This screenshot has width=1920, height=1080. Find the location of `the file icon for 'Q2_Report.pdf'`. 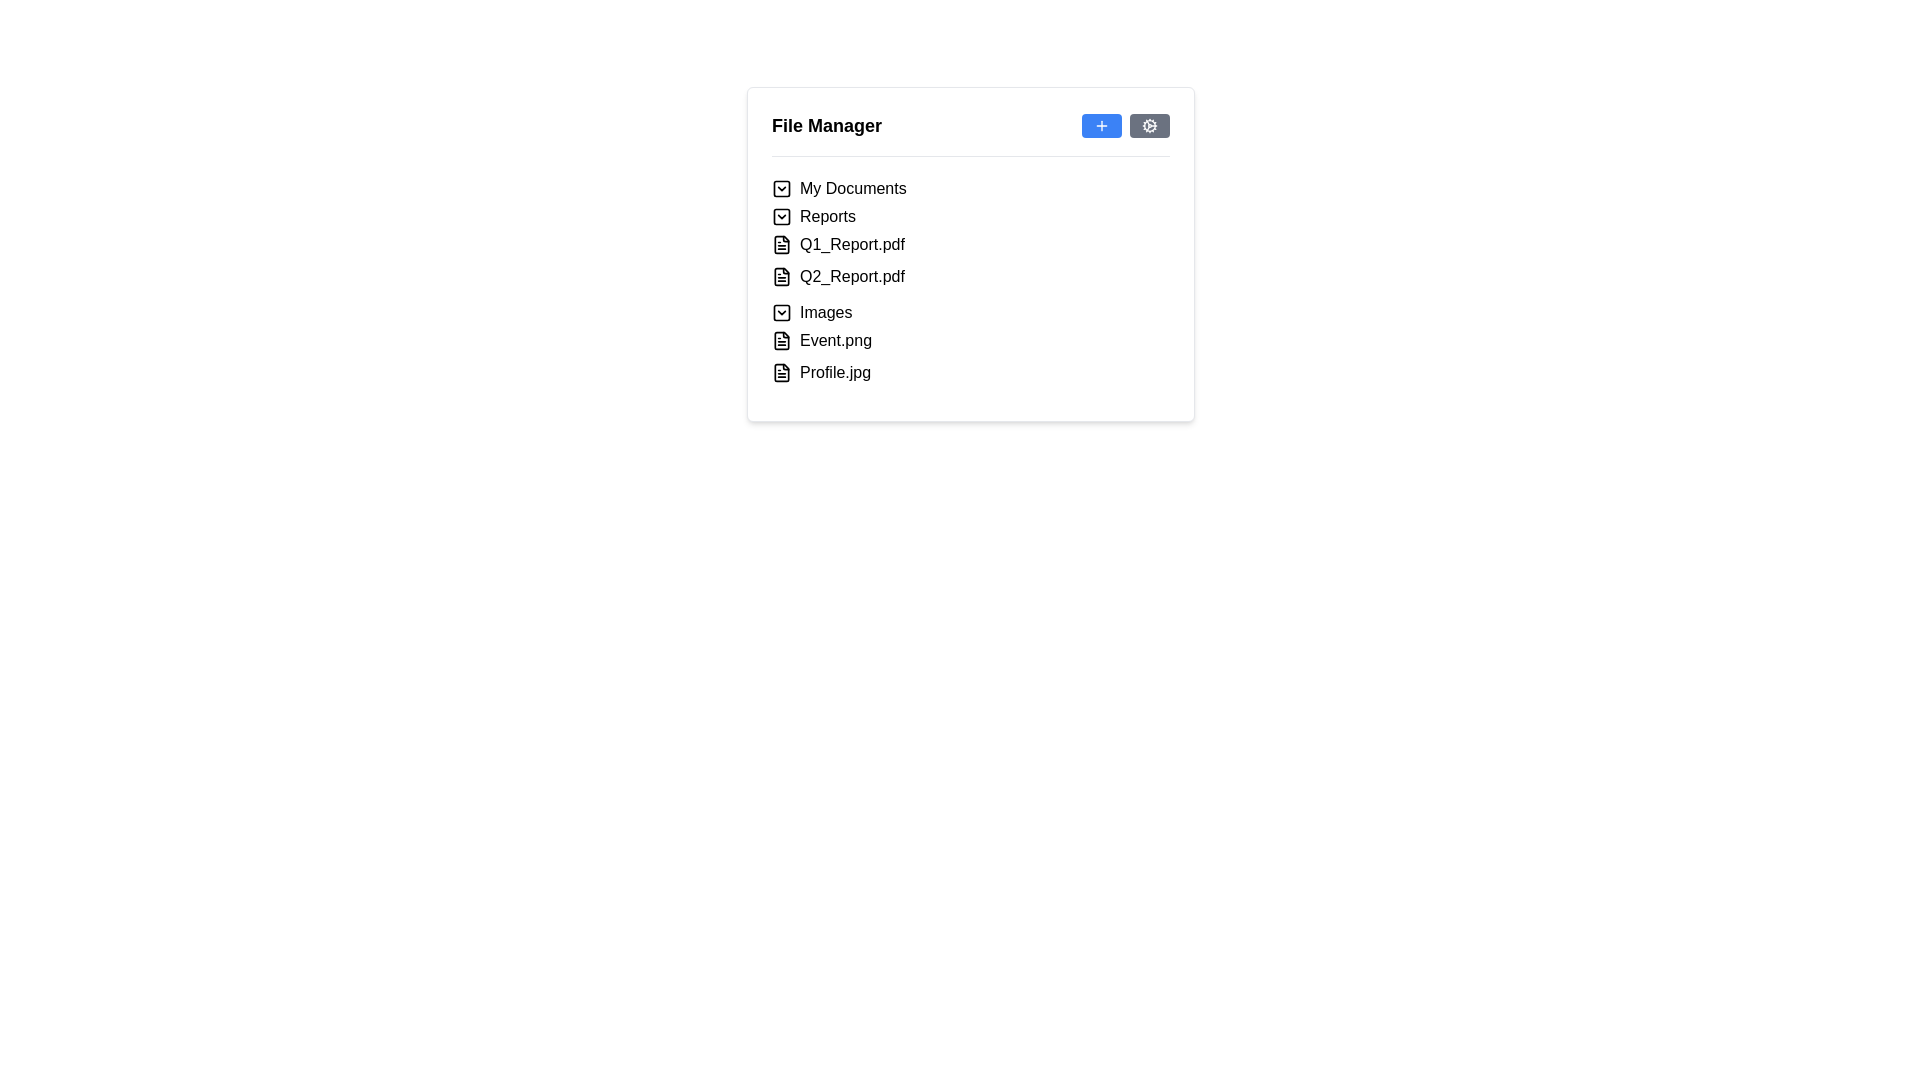

the file icon for 'Q2_Report.pdf' is located at coordinates (781, 277).